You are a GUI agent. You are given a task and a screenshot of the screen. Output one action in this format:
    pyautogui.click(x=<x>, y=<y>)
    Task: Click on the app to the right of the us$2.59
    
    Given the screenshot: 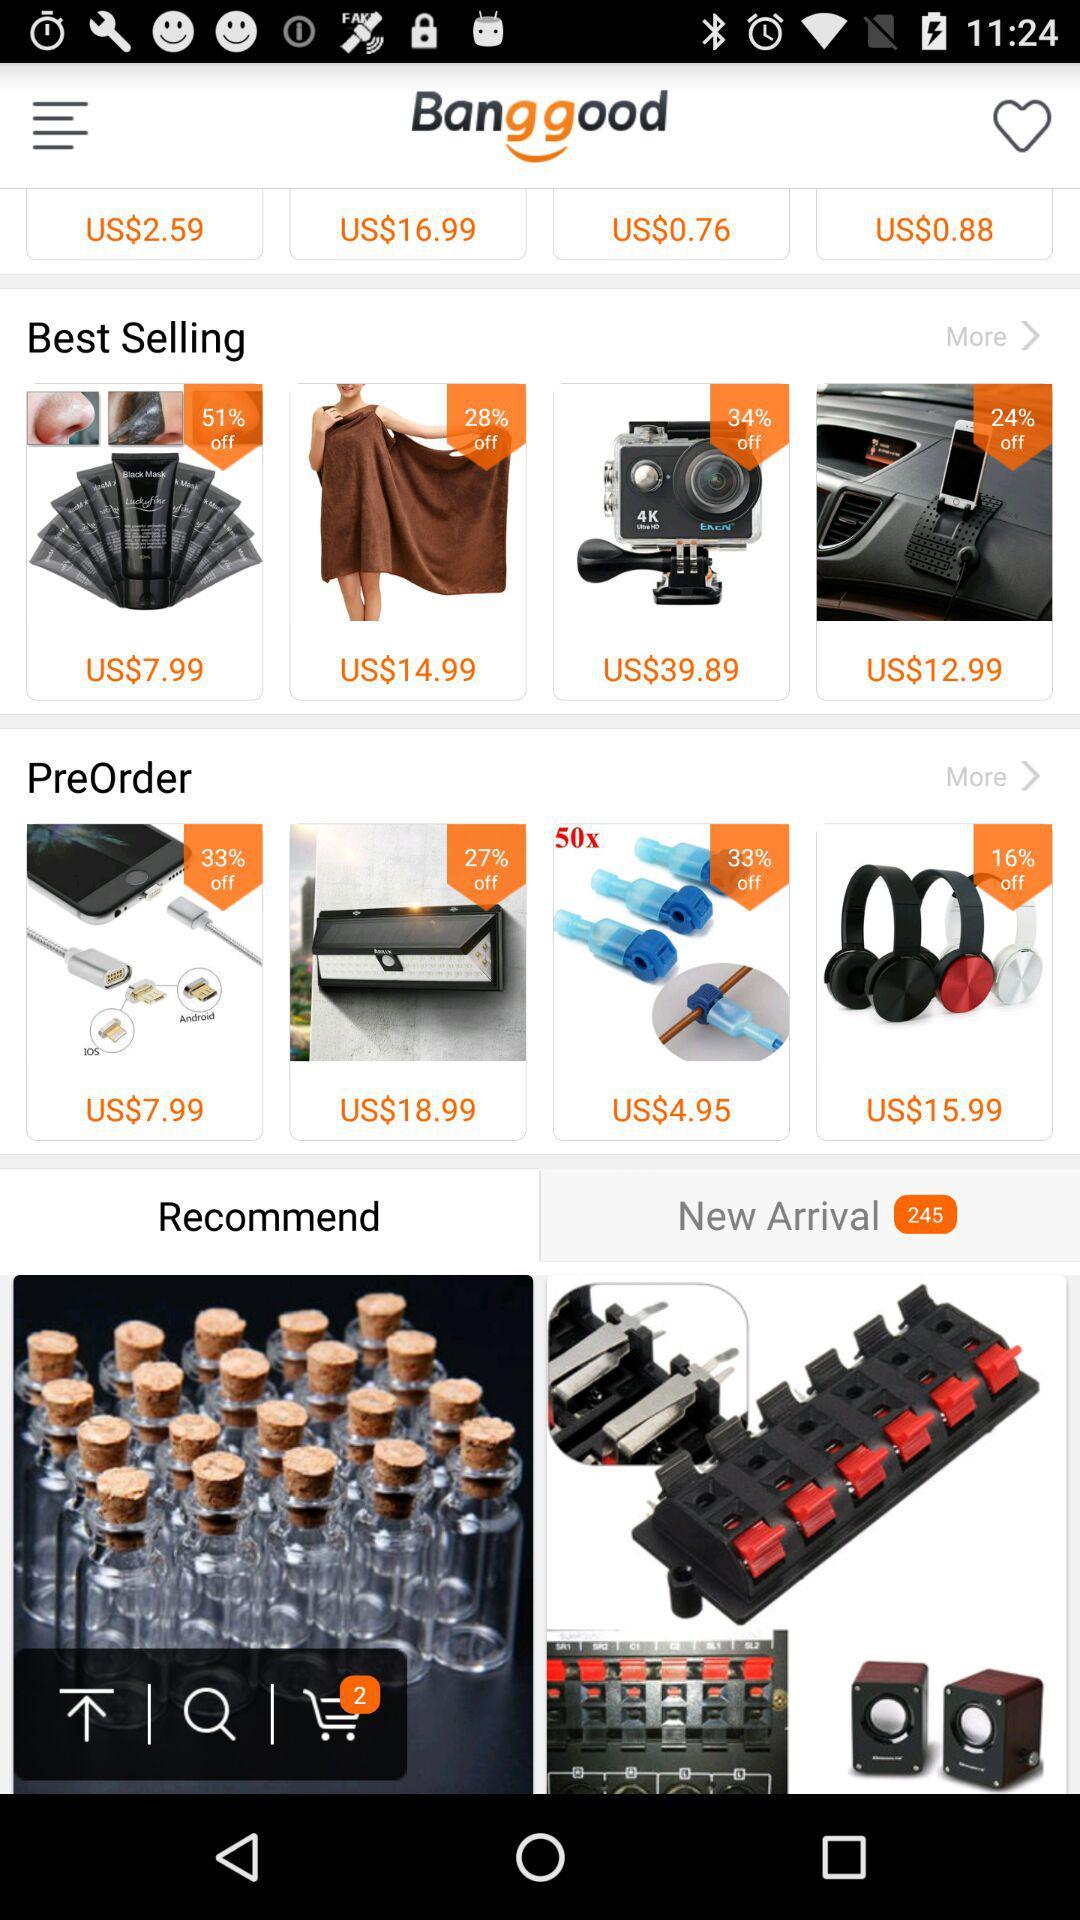 What is the action you would take?
    pyautogui.click(x=538, y=124)
    